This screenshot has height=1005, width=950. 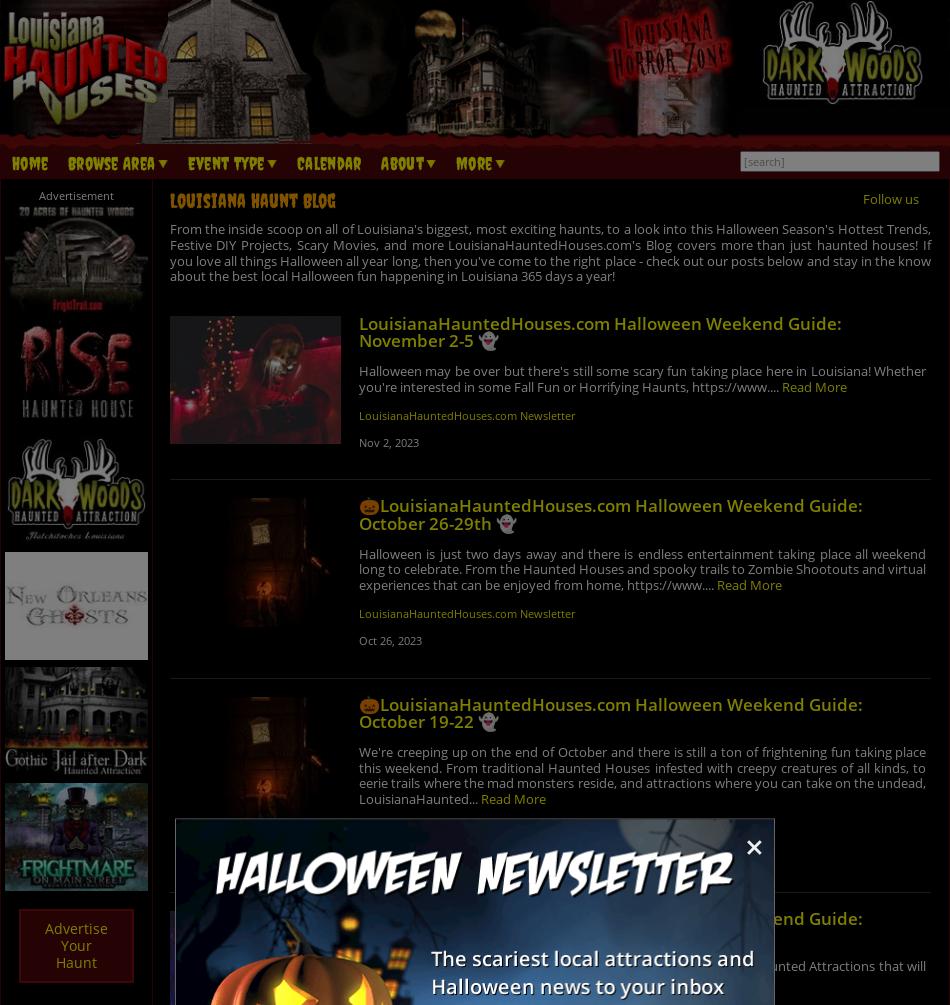 What do you see at coordinates (75, 194) in the screenshot?
I see `'Advertisement'` at bounding box center [75, 194].